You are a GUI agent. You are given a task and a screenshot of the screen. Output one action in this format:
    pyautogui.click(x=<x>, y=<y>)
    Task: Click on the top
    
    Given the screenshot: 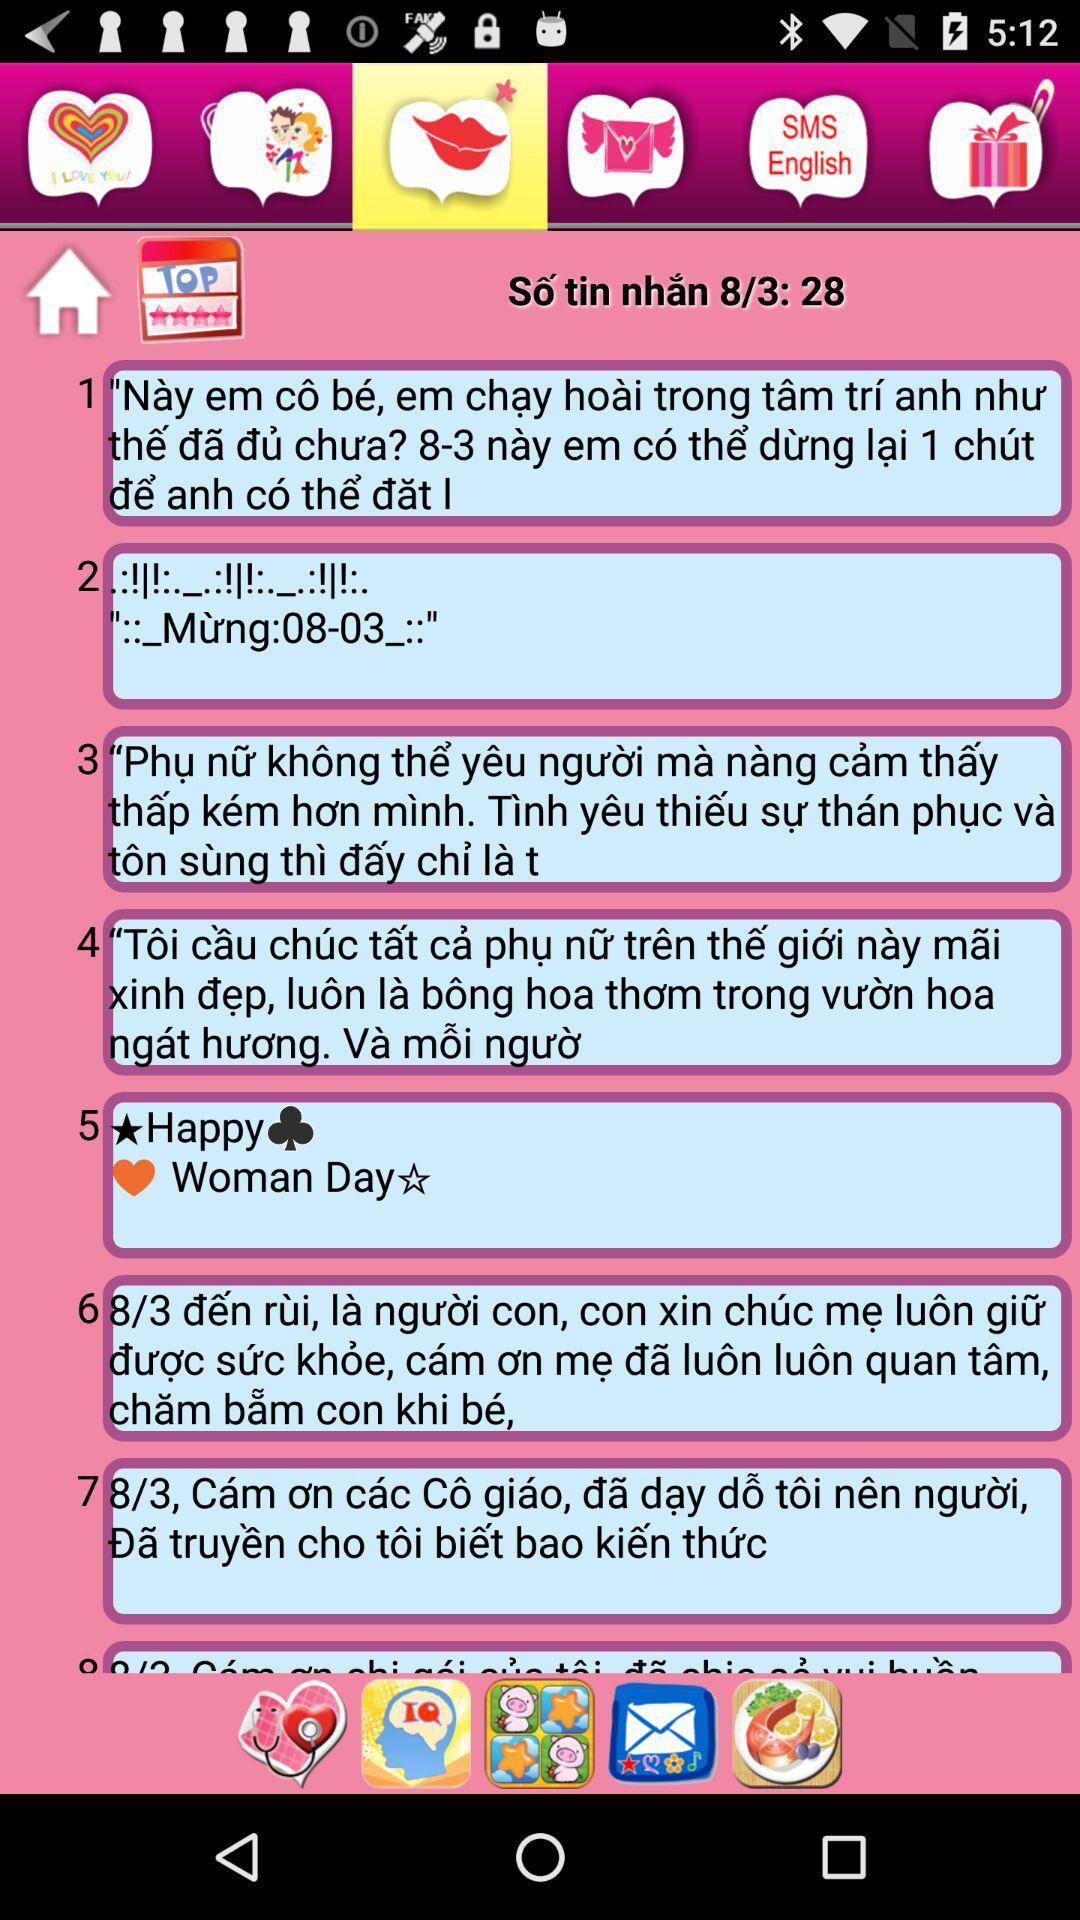 What is the action you would take?
    pyautogui.click(x=192, y=290)
    